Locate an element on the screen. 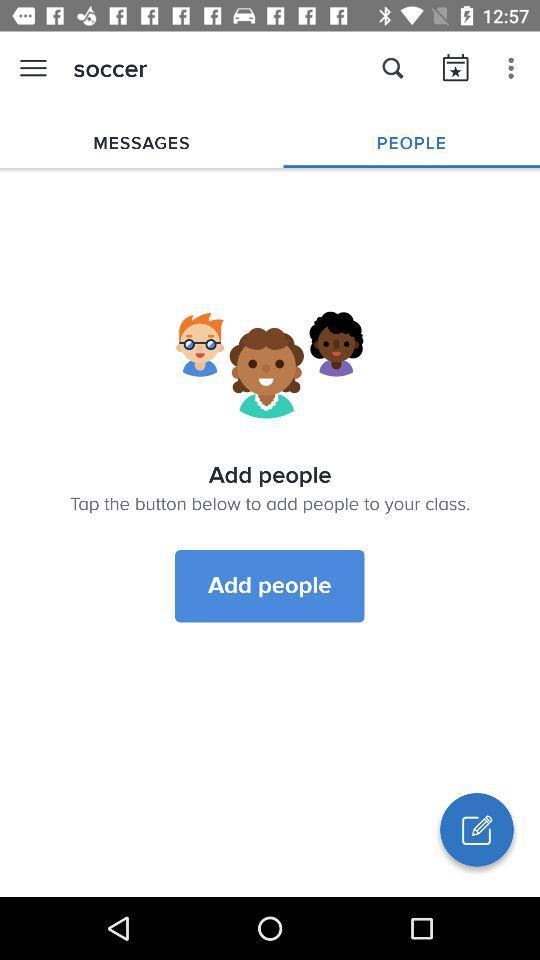 The height and width of the screenshot is (960, 540). option is located at coordinates (475, 829).